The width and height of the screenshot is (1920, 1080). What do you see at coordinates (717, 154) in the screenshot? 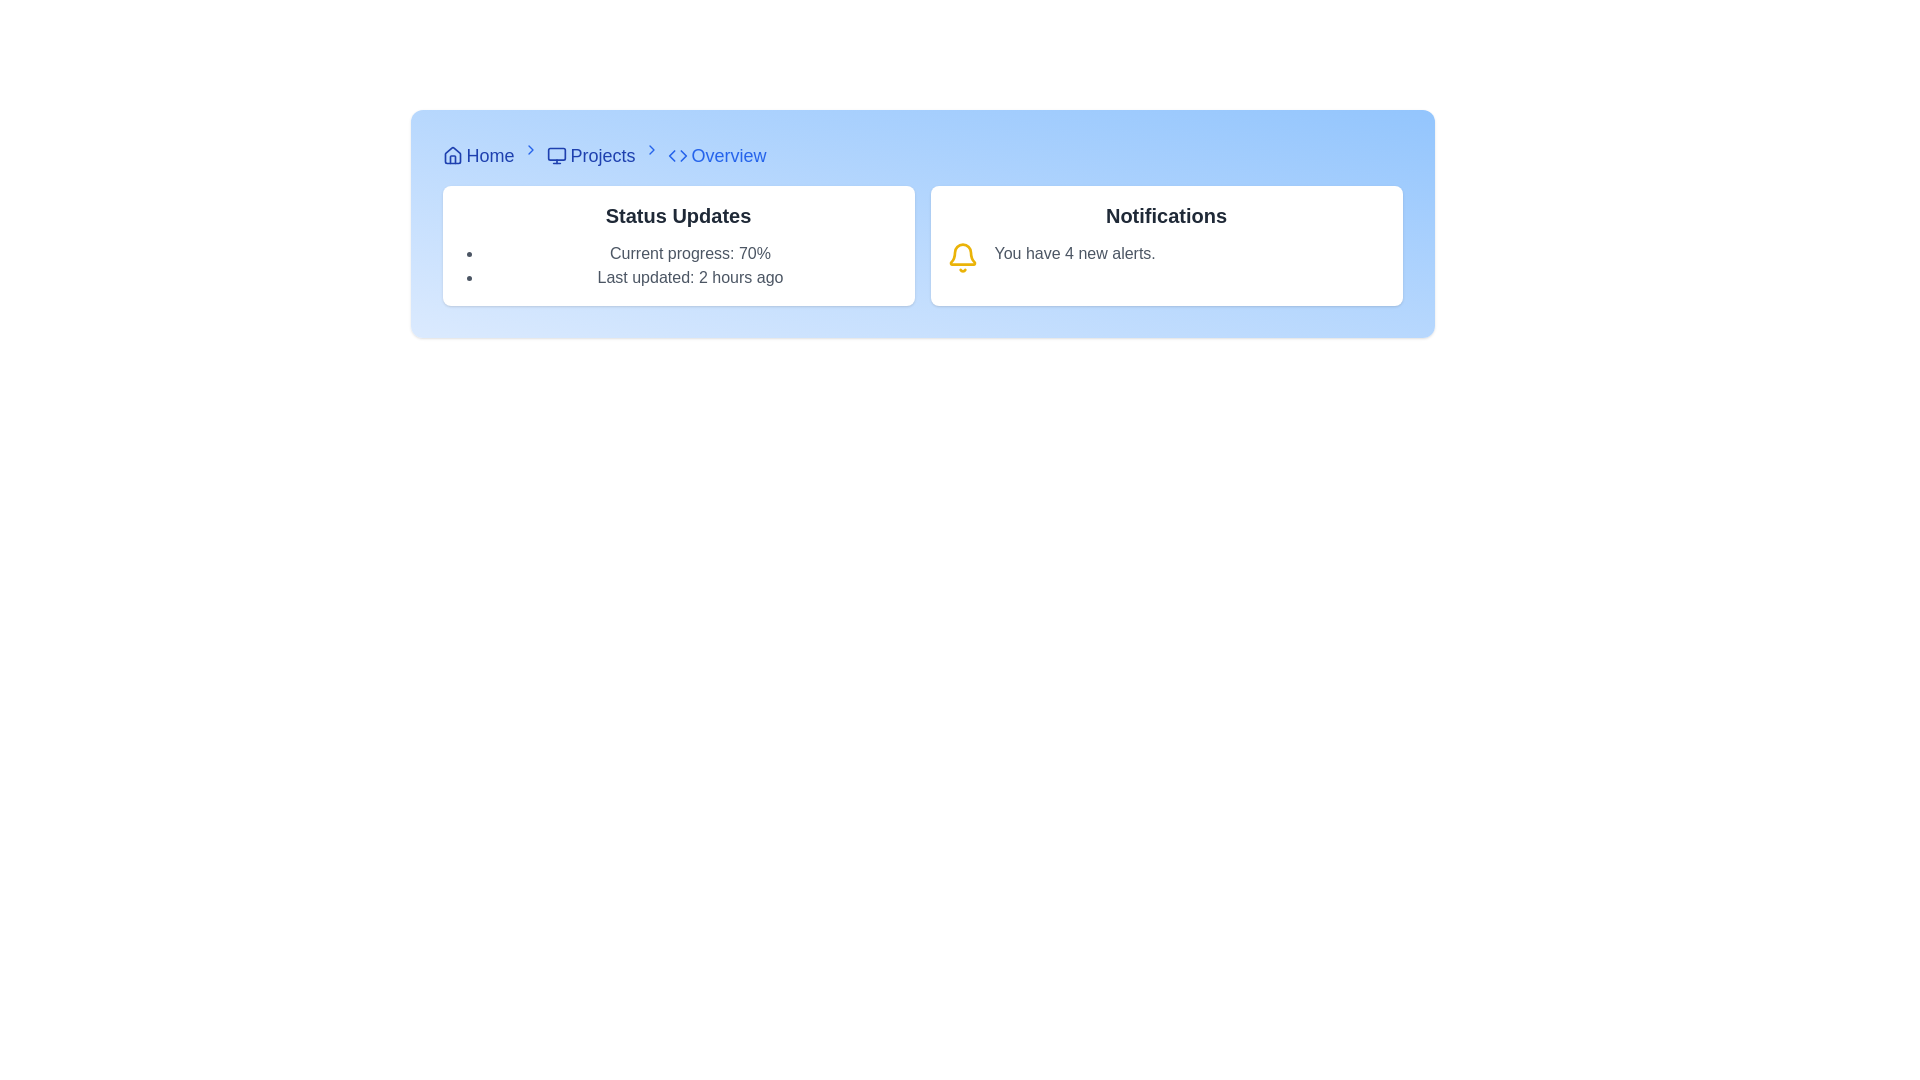
I see `the 'Overview' text link with accompanying icon in the breadcrumb navigation bar, which is styled in blue and located after 'Projects'` at bounding box center [717, 154].